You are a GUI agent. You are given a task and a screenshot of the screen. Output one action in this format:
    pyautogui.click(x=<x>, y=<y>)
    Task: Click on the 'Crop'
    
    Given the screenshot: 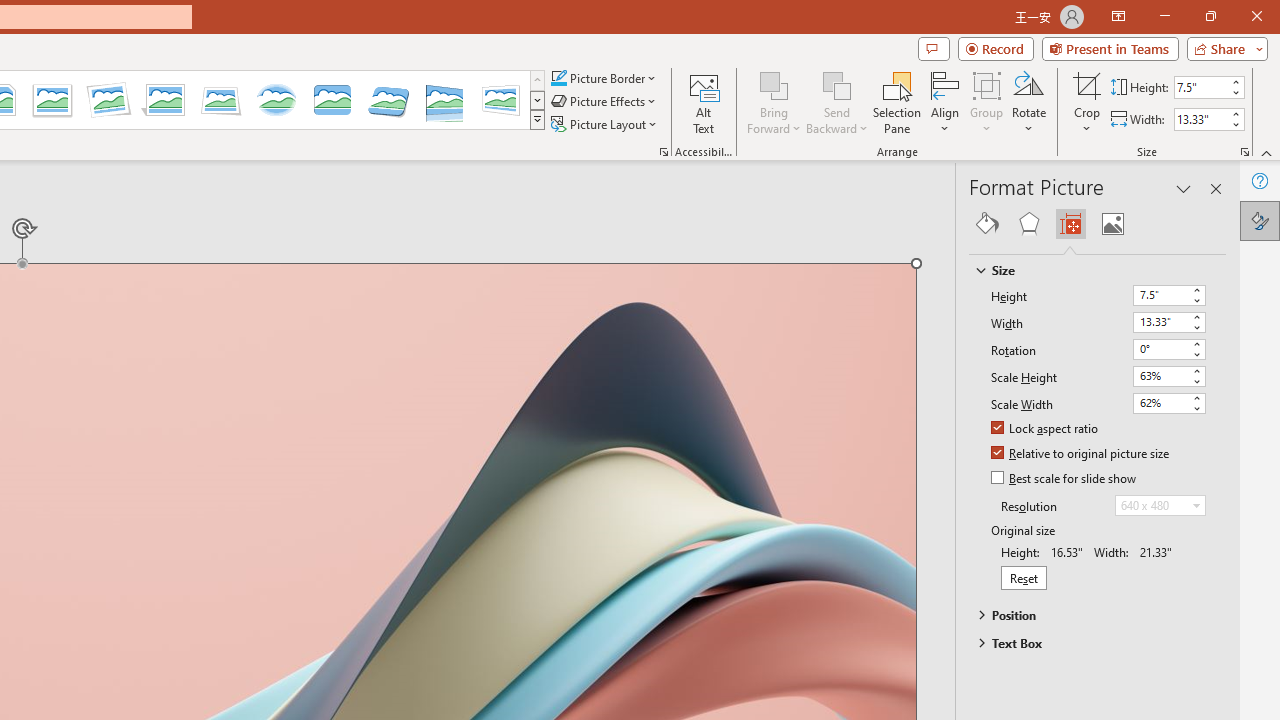 What is the action you would take?
    pyautogui.click(x=1086, y=84)
    